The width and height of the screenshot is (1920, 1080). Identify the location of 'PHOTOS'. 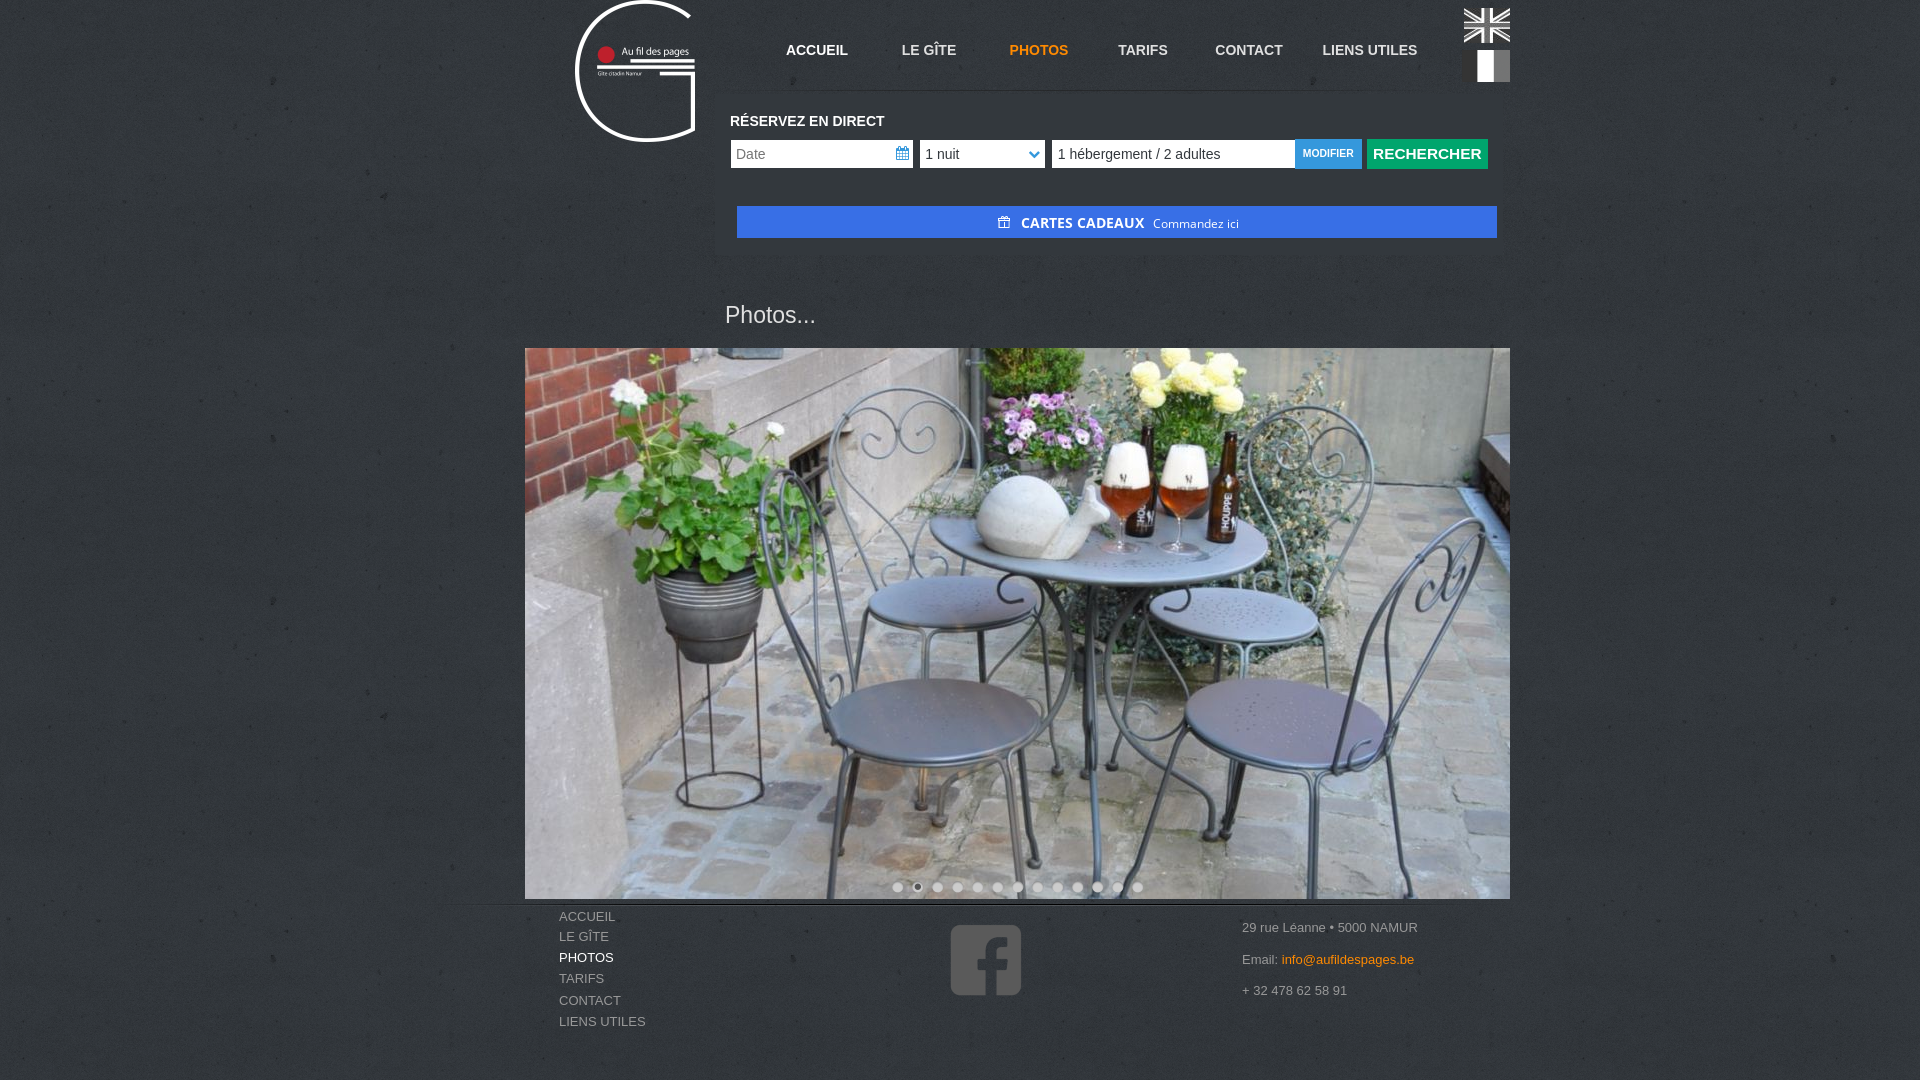
(623, 955).